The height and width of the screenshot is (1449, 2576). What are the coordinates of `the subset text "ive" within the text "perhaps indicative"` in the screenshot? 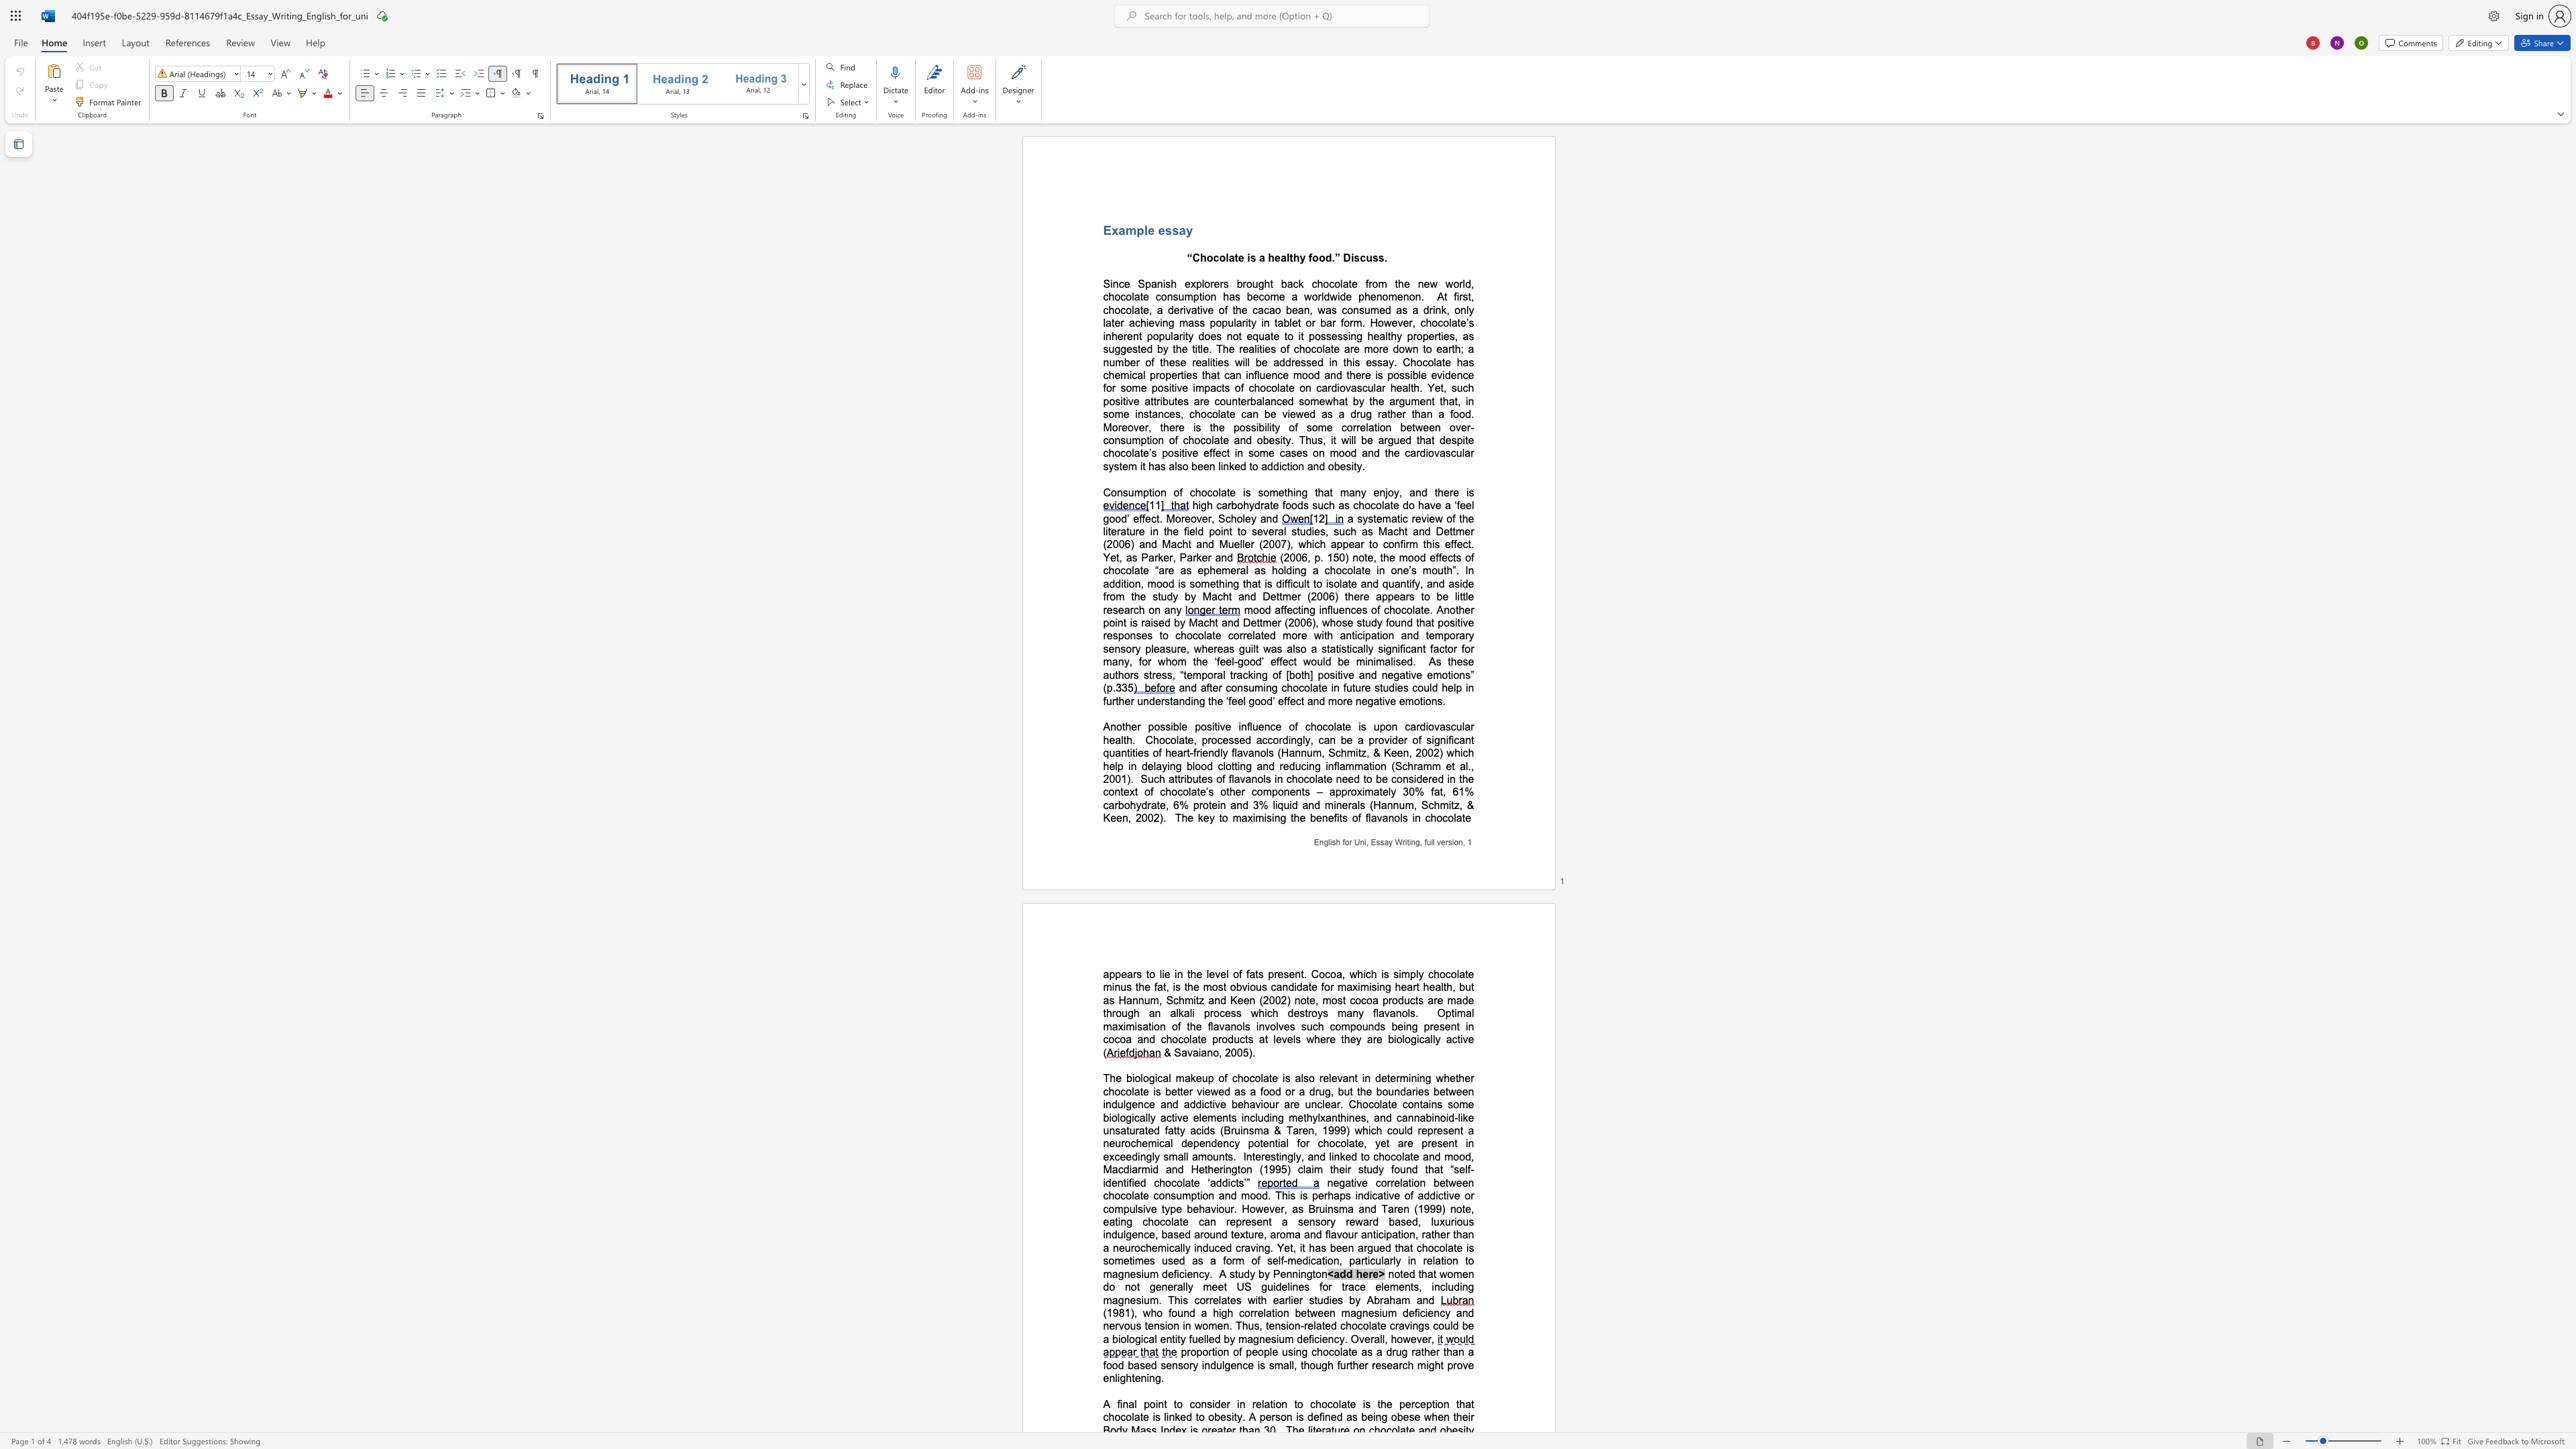 It's located at (1385, 1194).